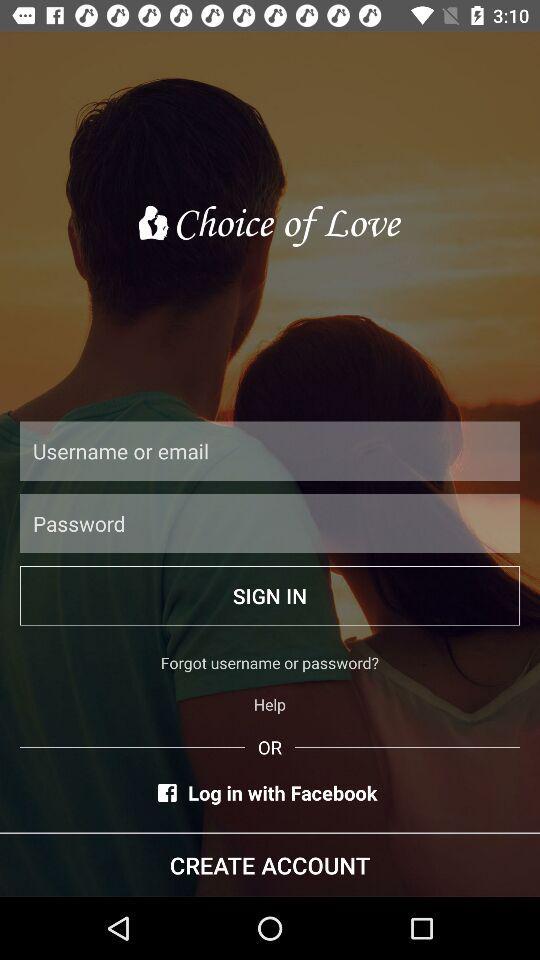 This screenshot has width=540, height=960. What do you see at coordinates (270, 595) in the screenshot?
I see `the sign in item` at bounding box center [270, 595].